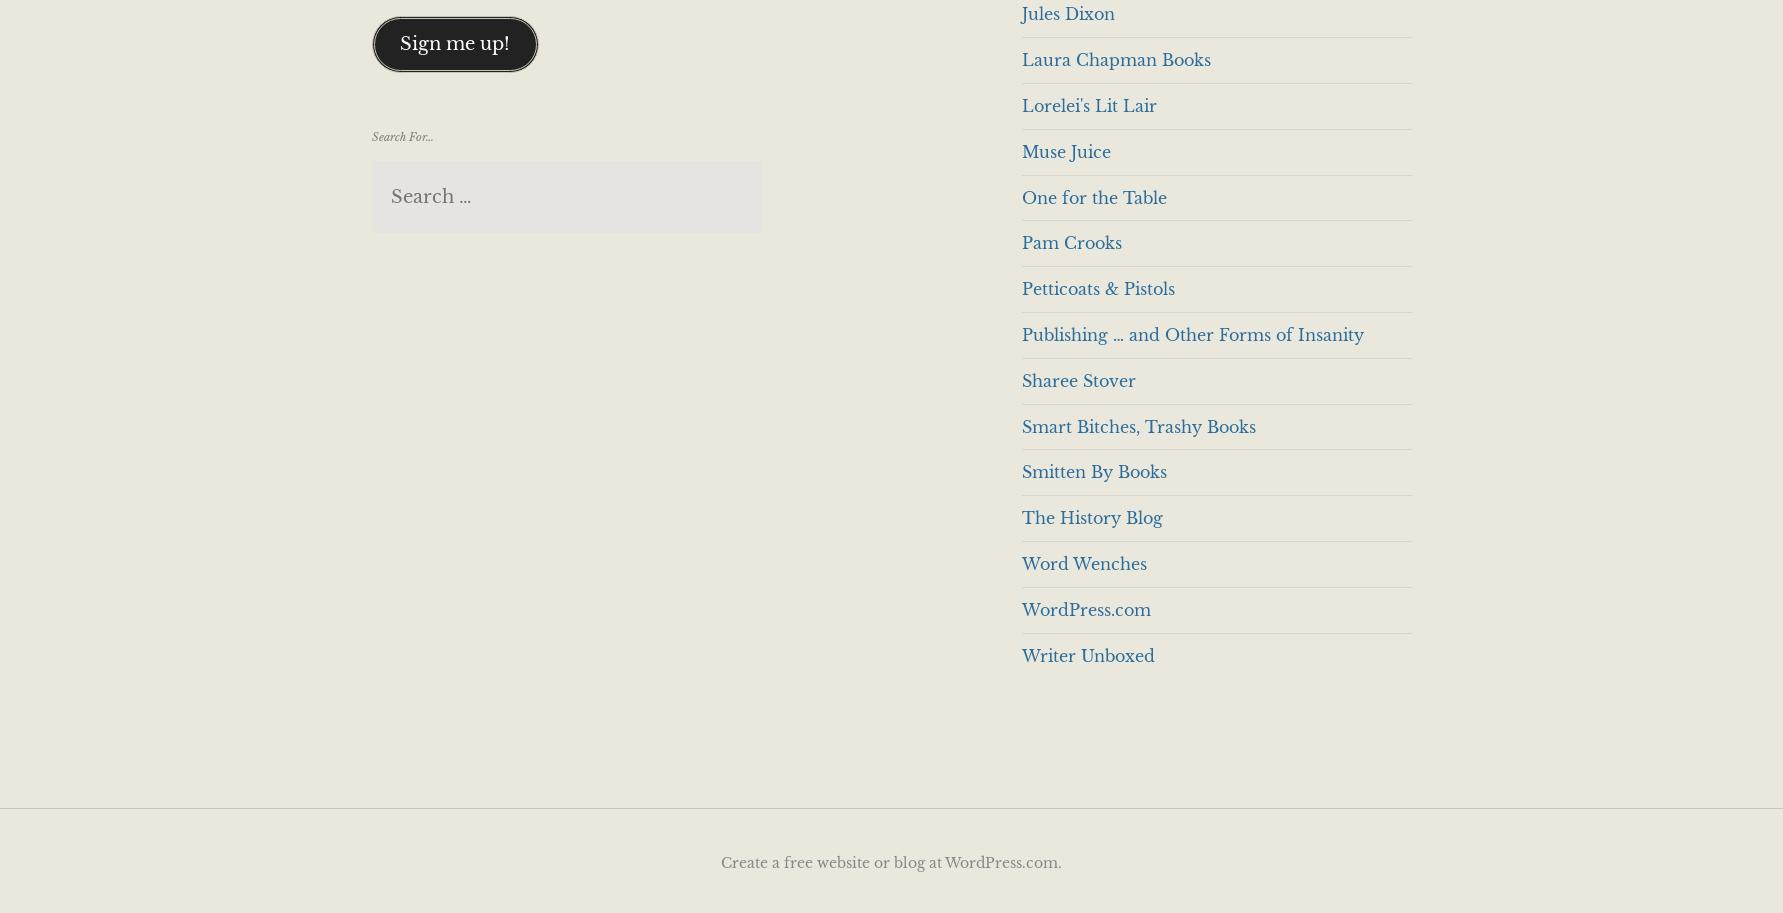 This screenshot has height=913, width=1783. What do you see at coordinates (1020, 150) in the screenshot?
I see `'Muse Juice'` at bounding box center [1020, 150].